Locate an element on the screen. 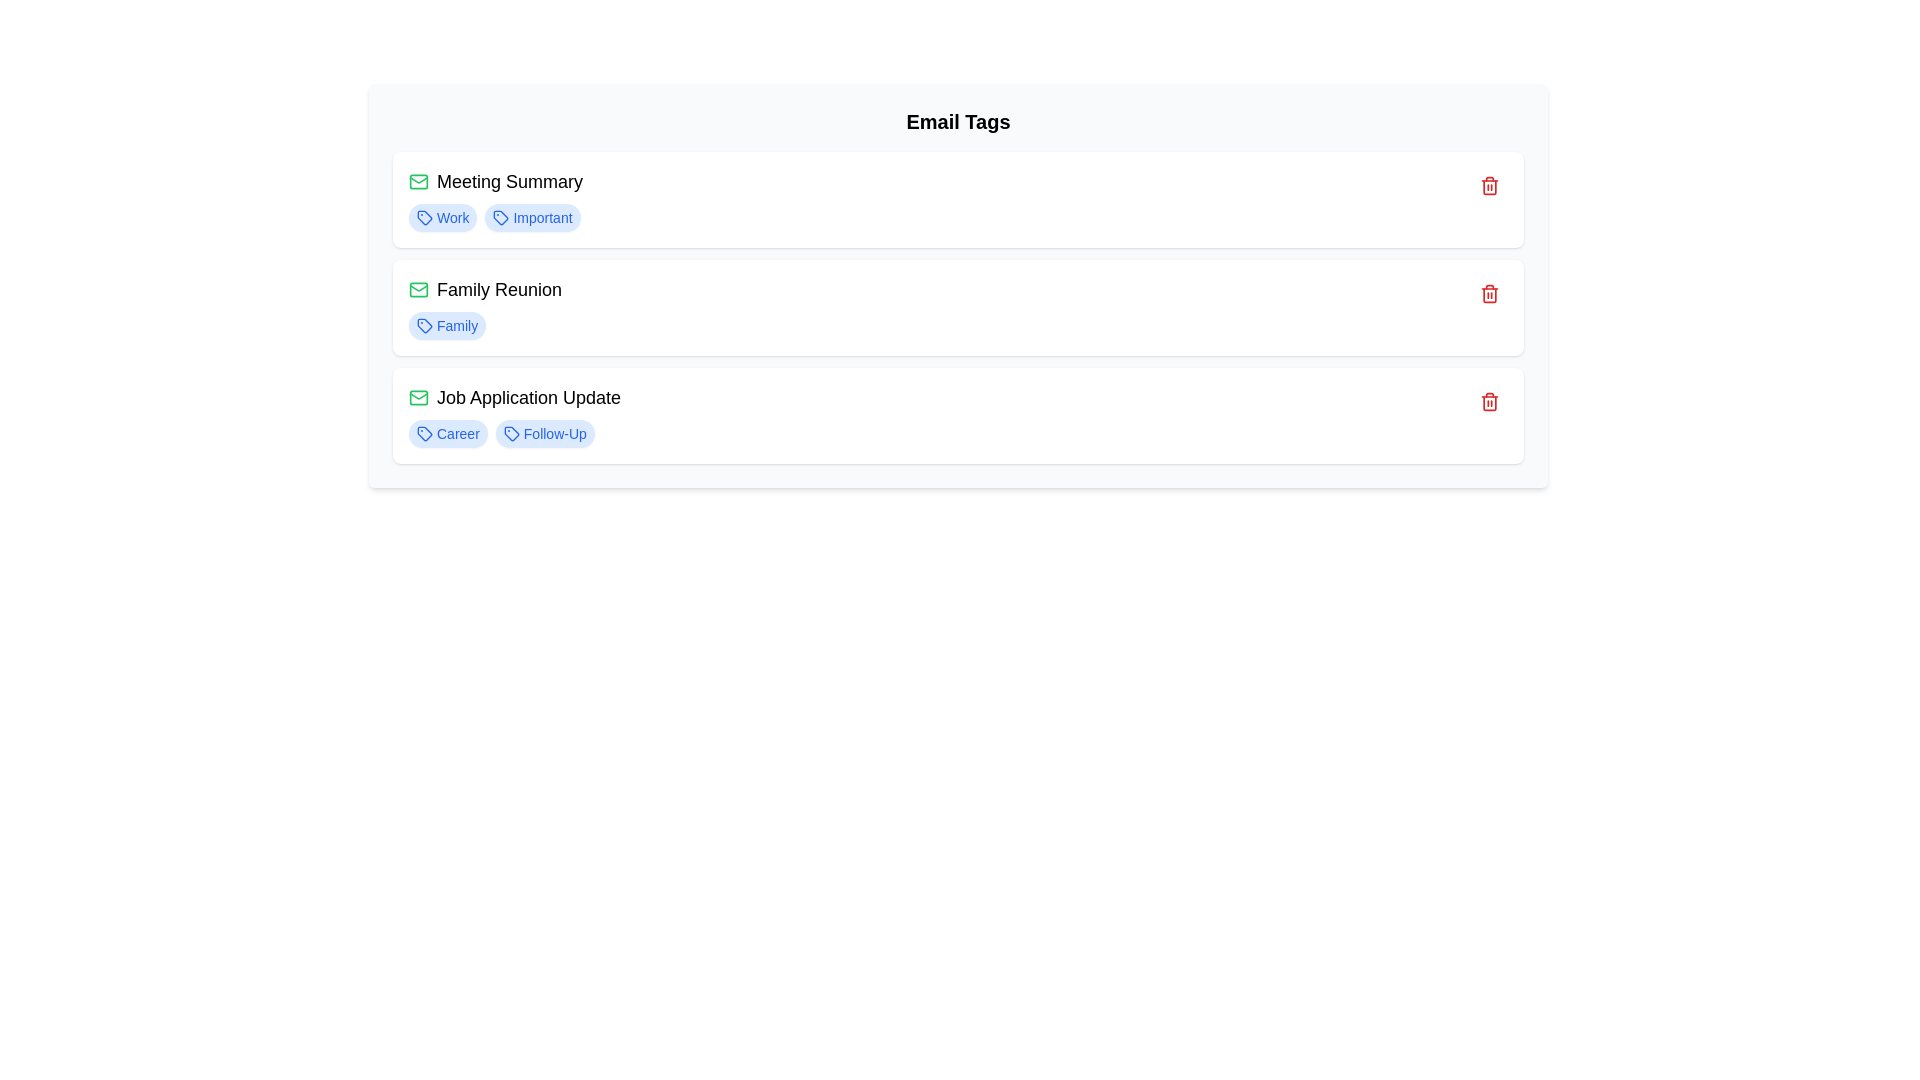 This screenshot has height=1080, width=1920. the email card with the subject Family Reunion is located at coordinates (957, 308).